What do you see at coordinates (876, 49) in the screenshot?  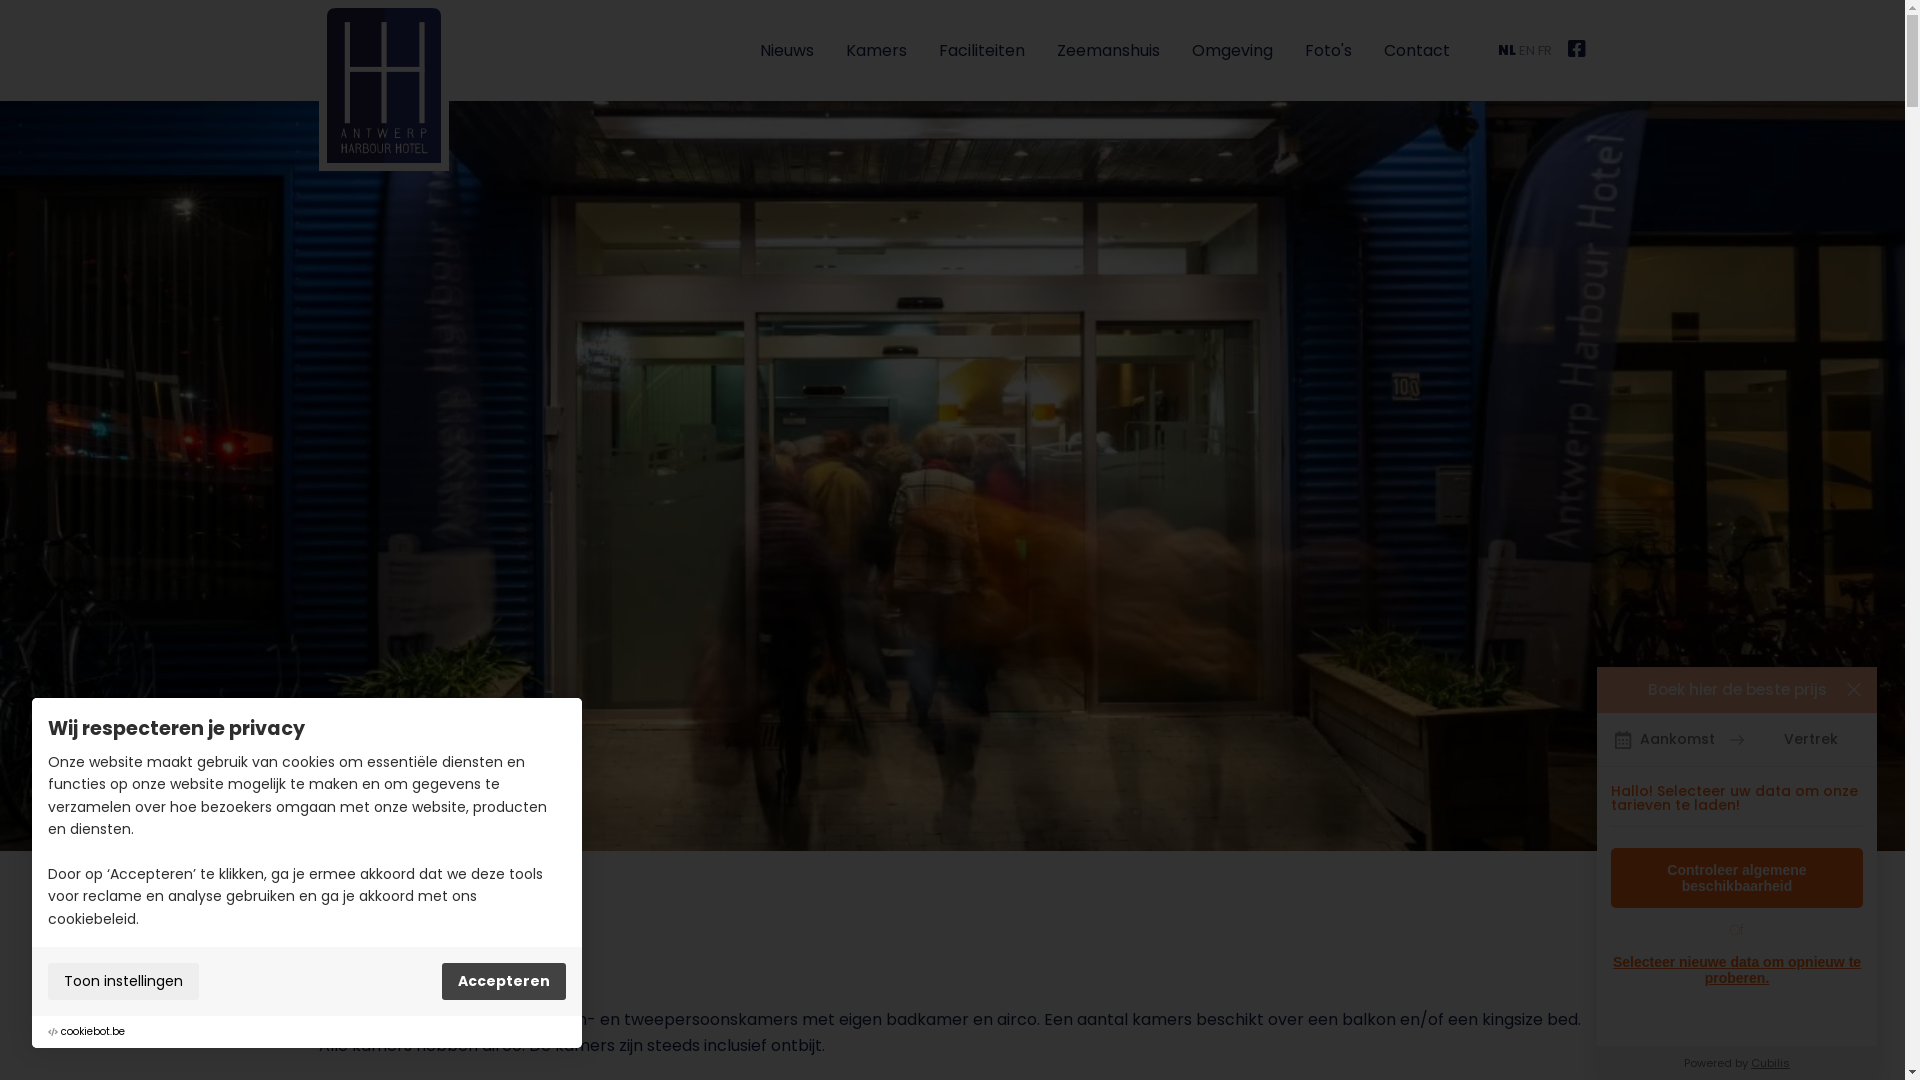 I see `'Kamers'` at bounding box center [876, 49].